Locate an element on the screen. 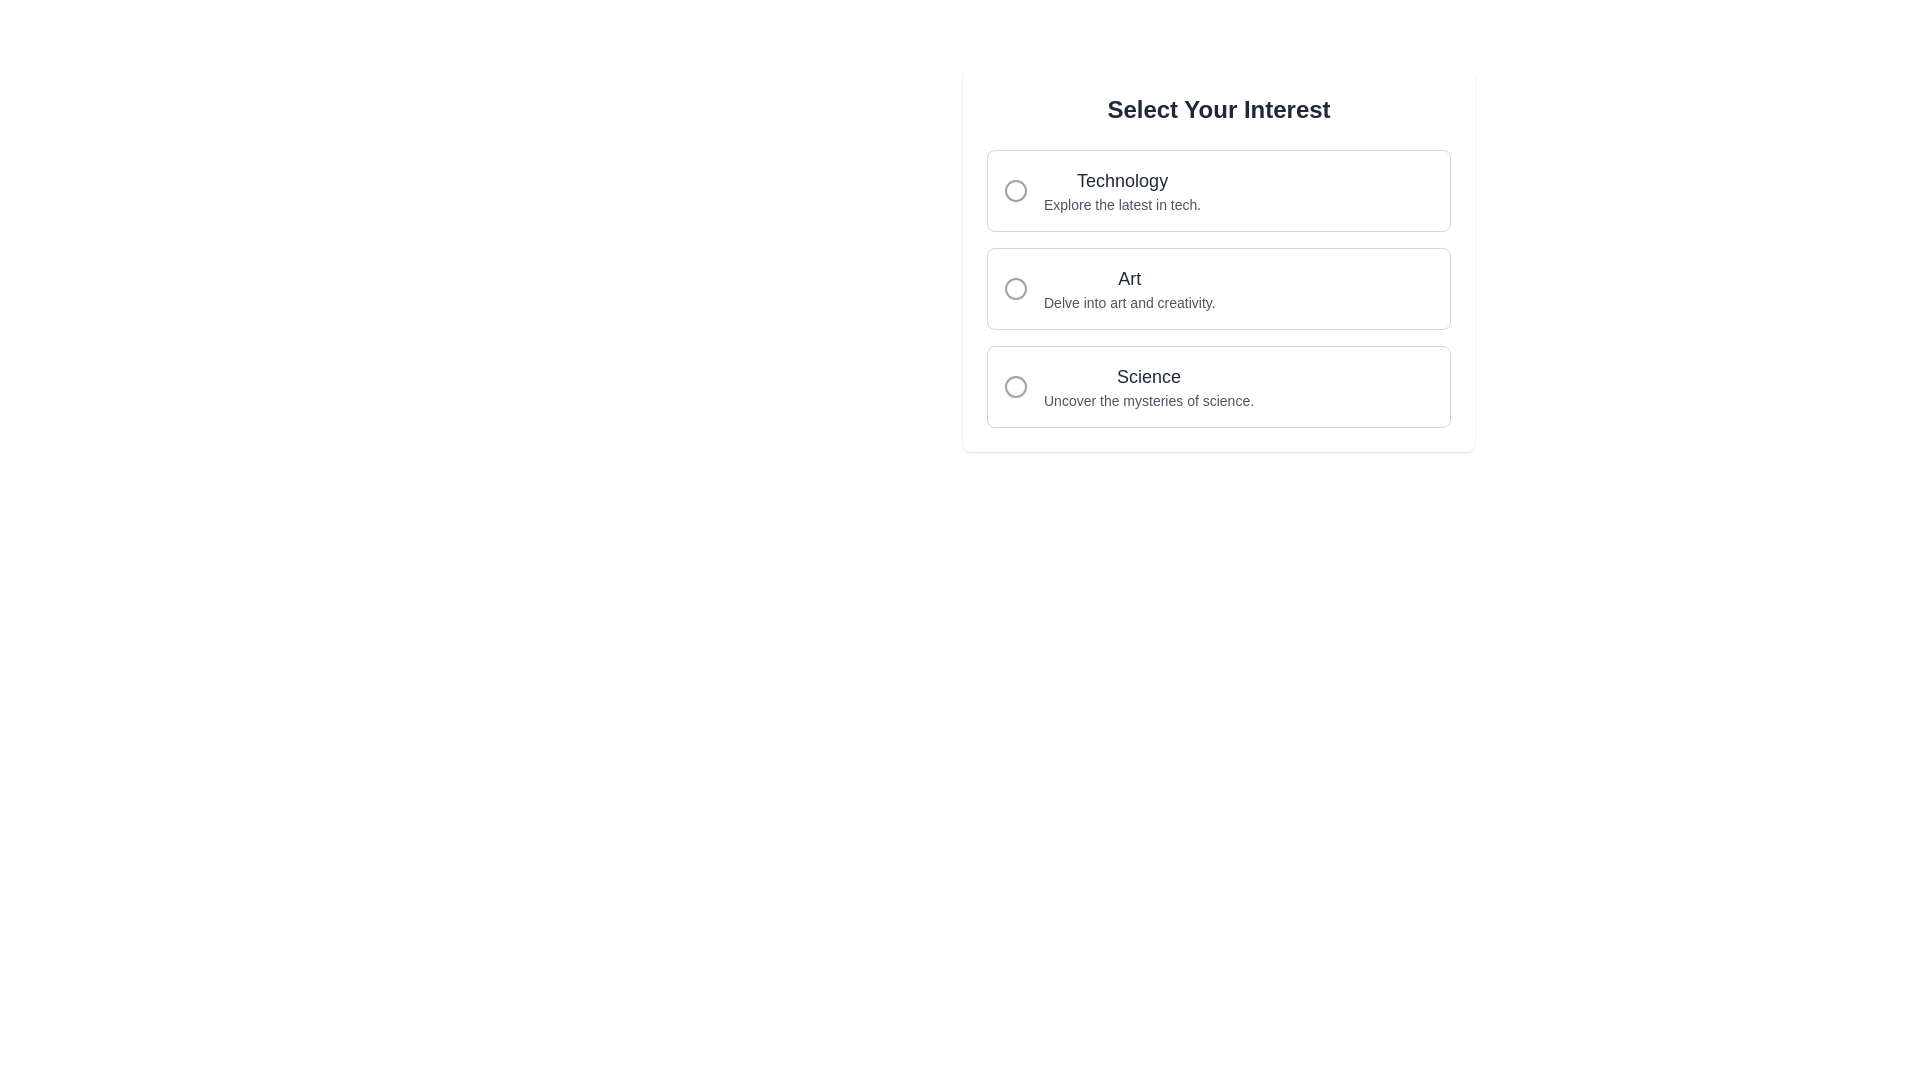 The width and height of the screenshot is (1920, 1080). the descriptive subtitle text located below the 'Science' heading within the third selectable card in the vertical list is located at coordinates (1149, 401).